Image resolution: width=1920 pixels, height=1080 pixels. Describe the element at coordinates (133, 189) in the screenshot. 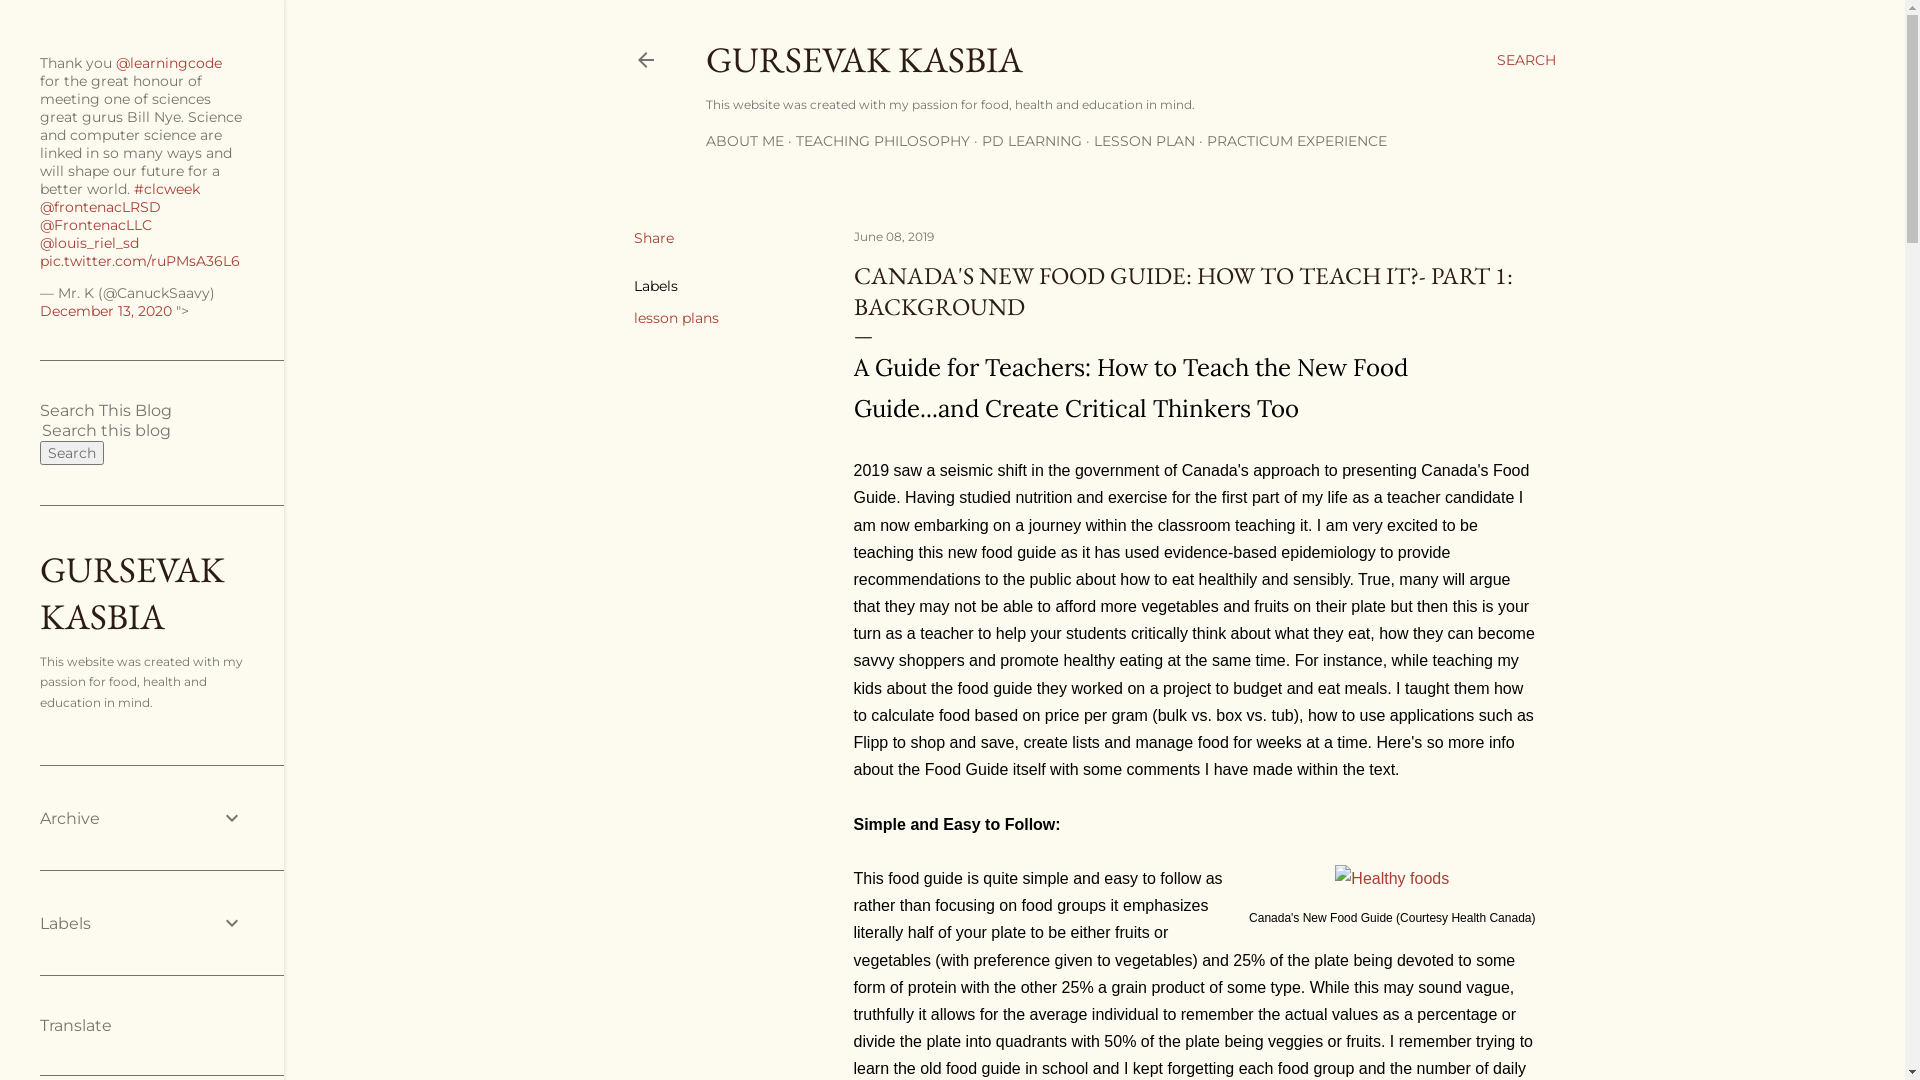

I see `'#clcweek'` at that location.